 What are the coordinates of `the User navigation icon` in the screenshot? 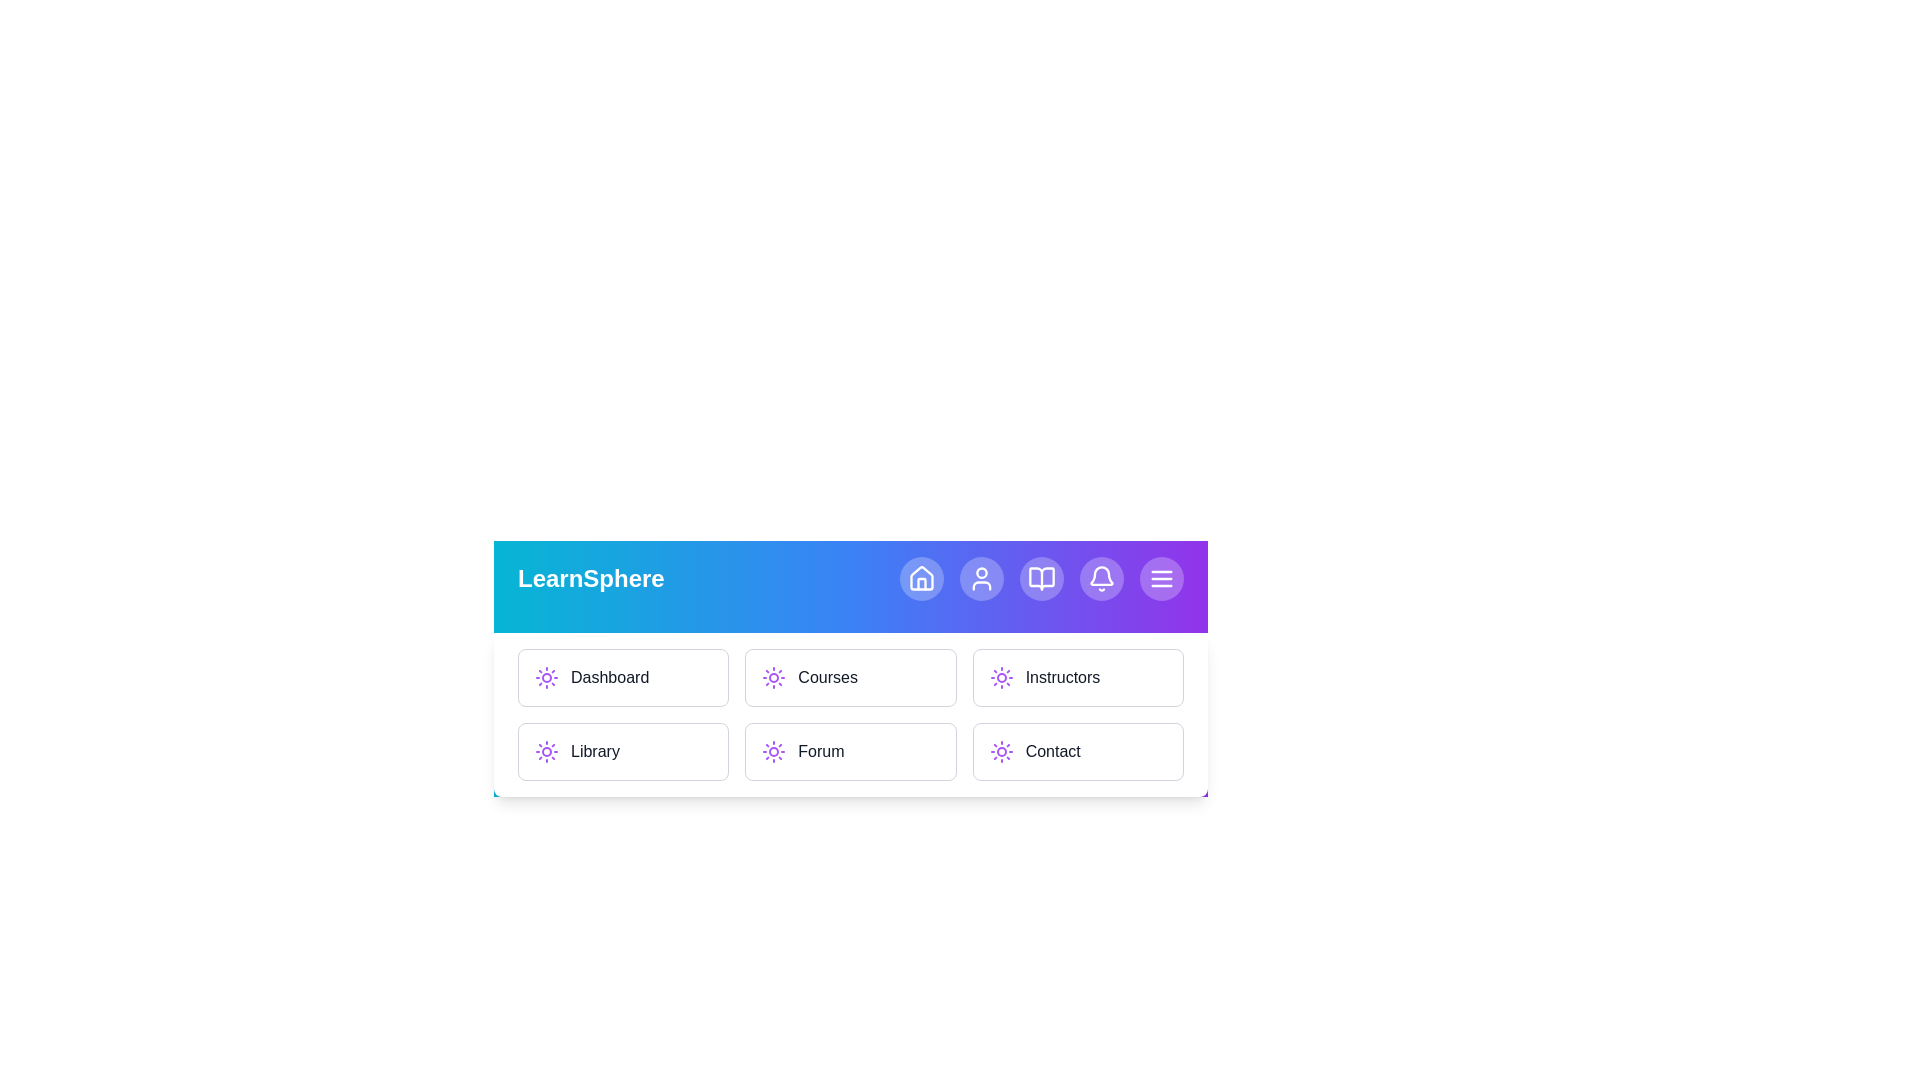 It's located at (982, 578).